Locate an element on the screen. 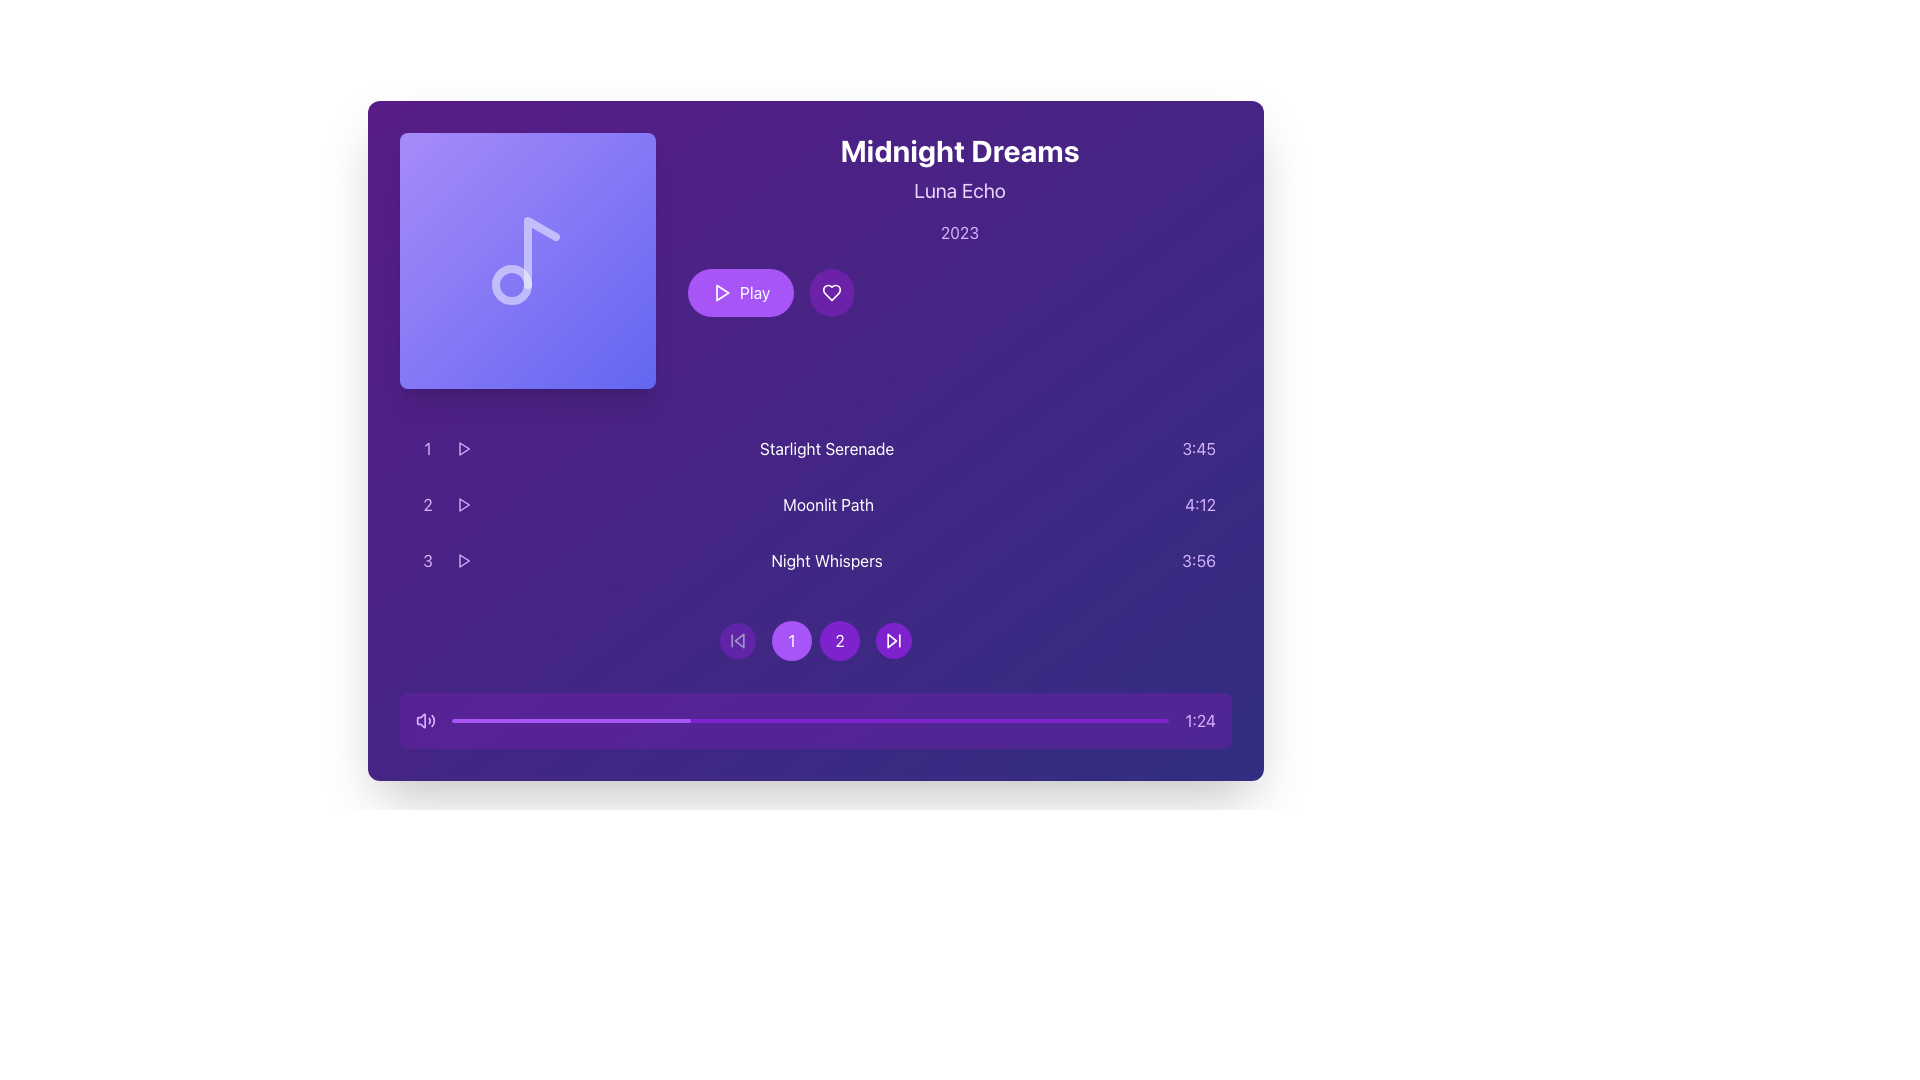  playback position is located at coordinates (1039, 721).